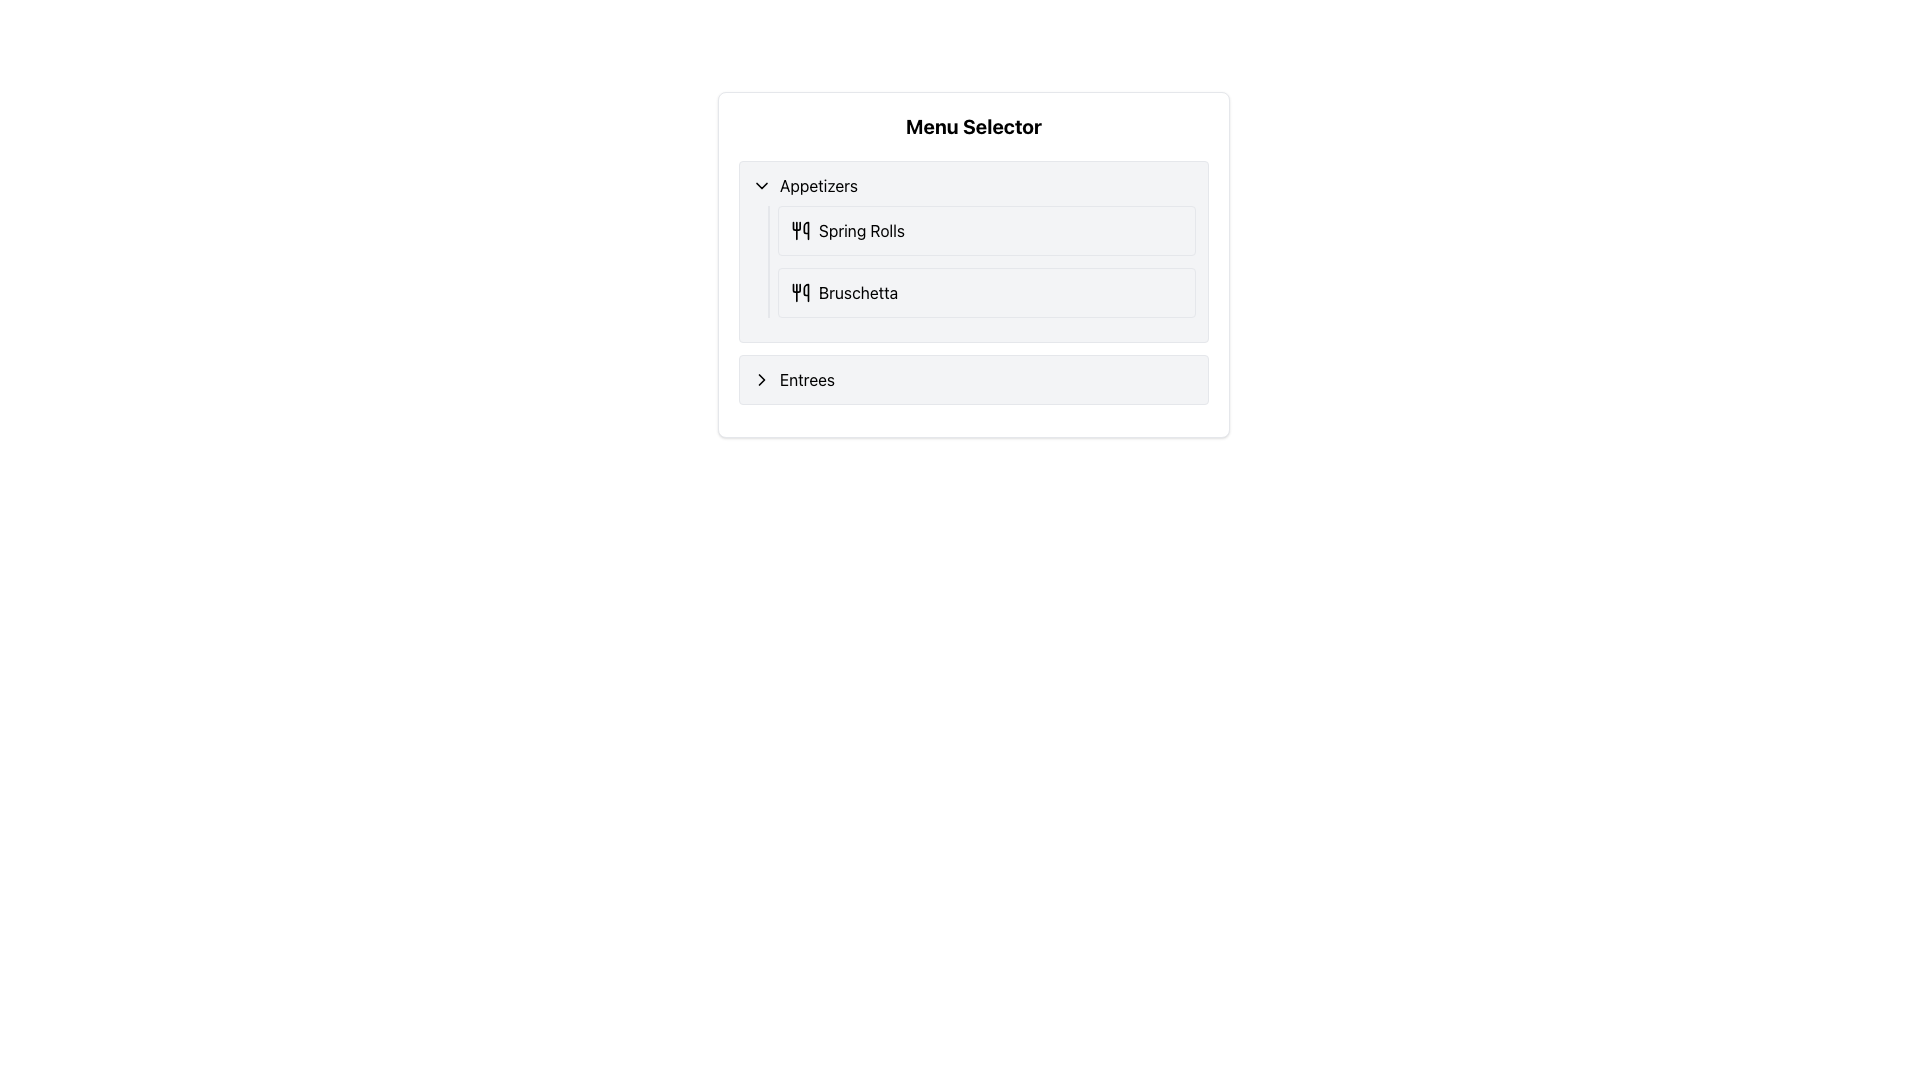  What do you see at coordinates (987, 261) in the screenshot?
I see `the 'Spring Rolls' and 'Bruschetta' menu items individually in the 'Appetizers' section of the Menu Selector panel, located at the specified coordinates` at bounding box center [987, 261].